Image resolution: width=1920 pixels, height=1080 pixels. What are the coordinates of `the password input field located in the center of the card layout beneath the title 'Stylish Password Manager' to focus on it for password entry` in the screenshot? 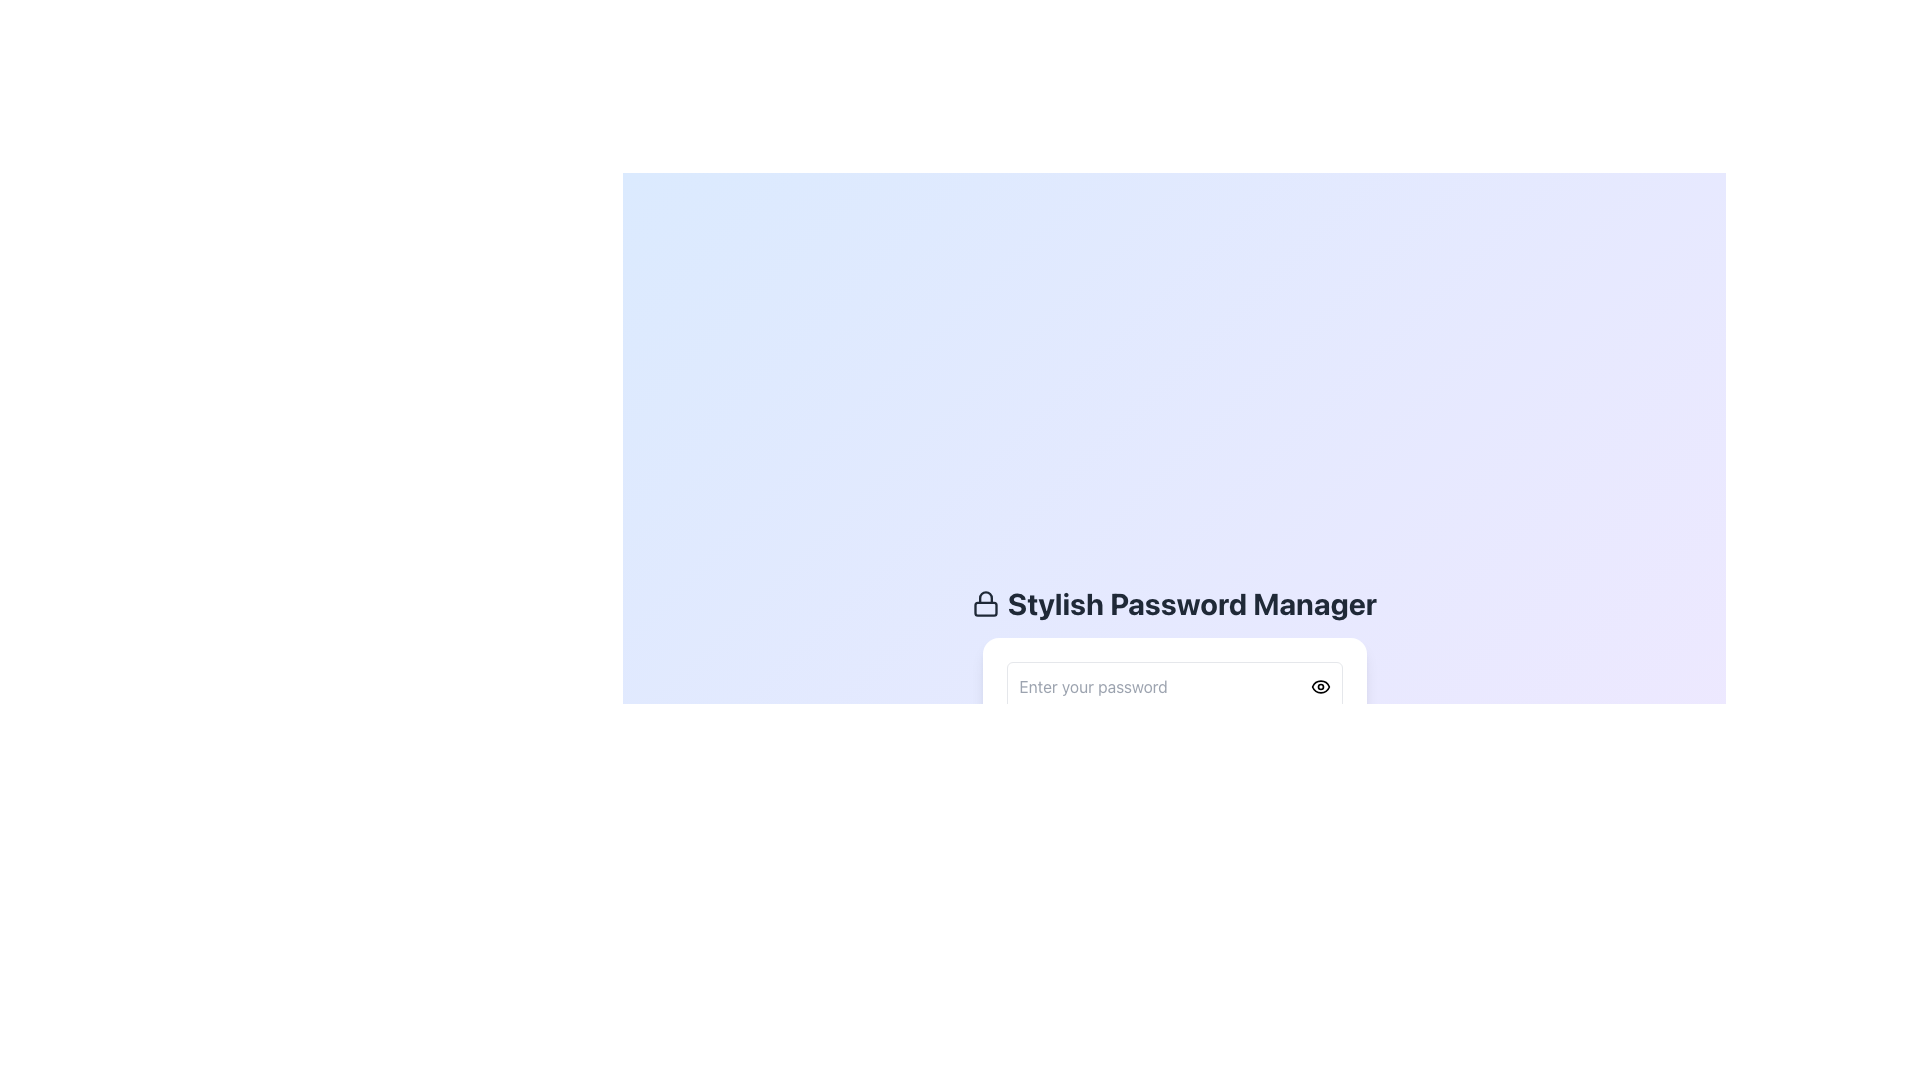 It's located at (1174, 685).